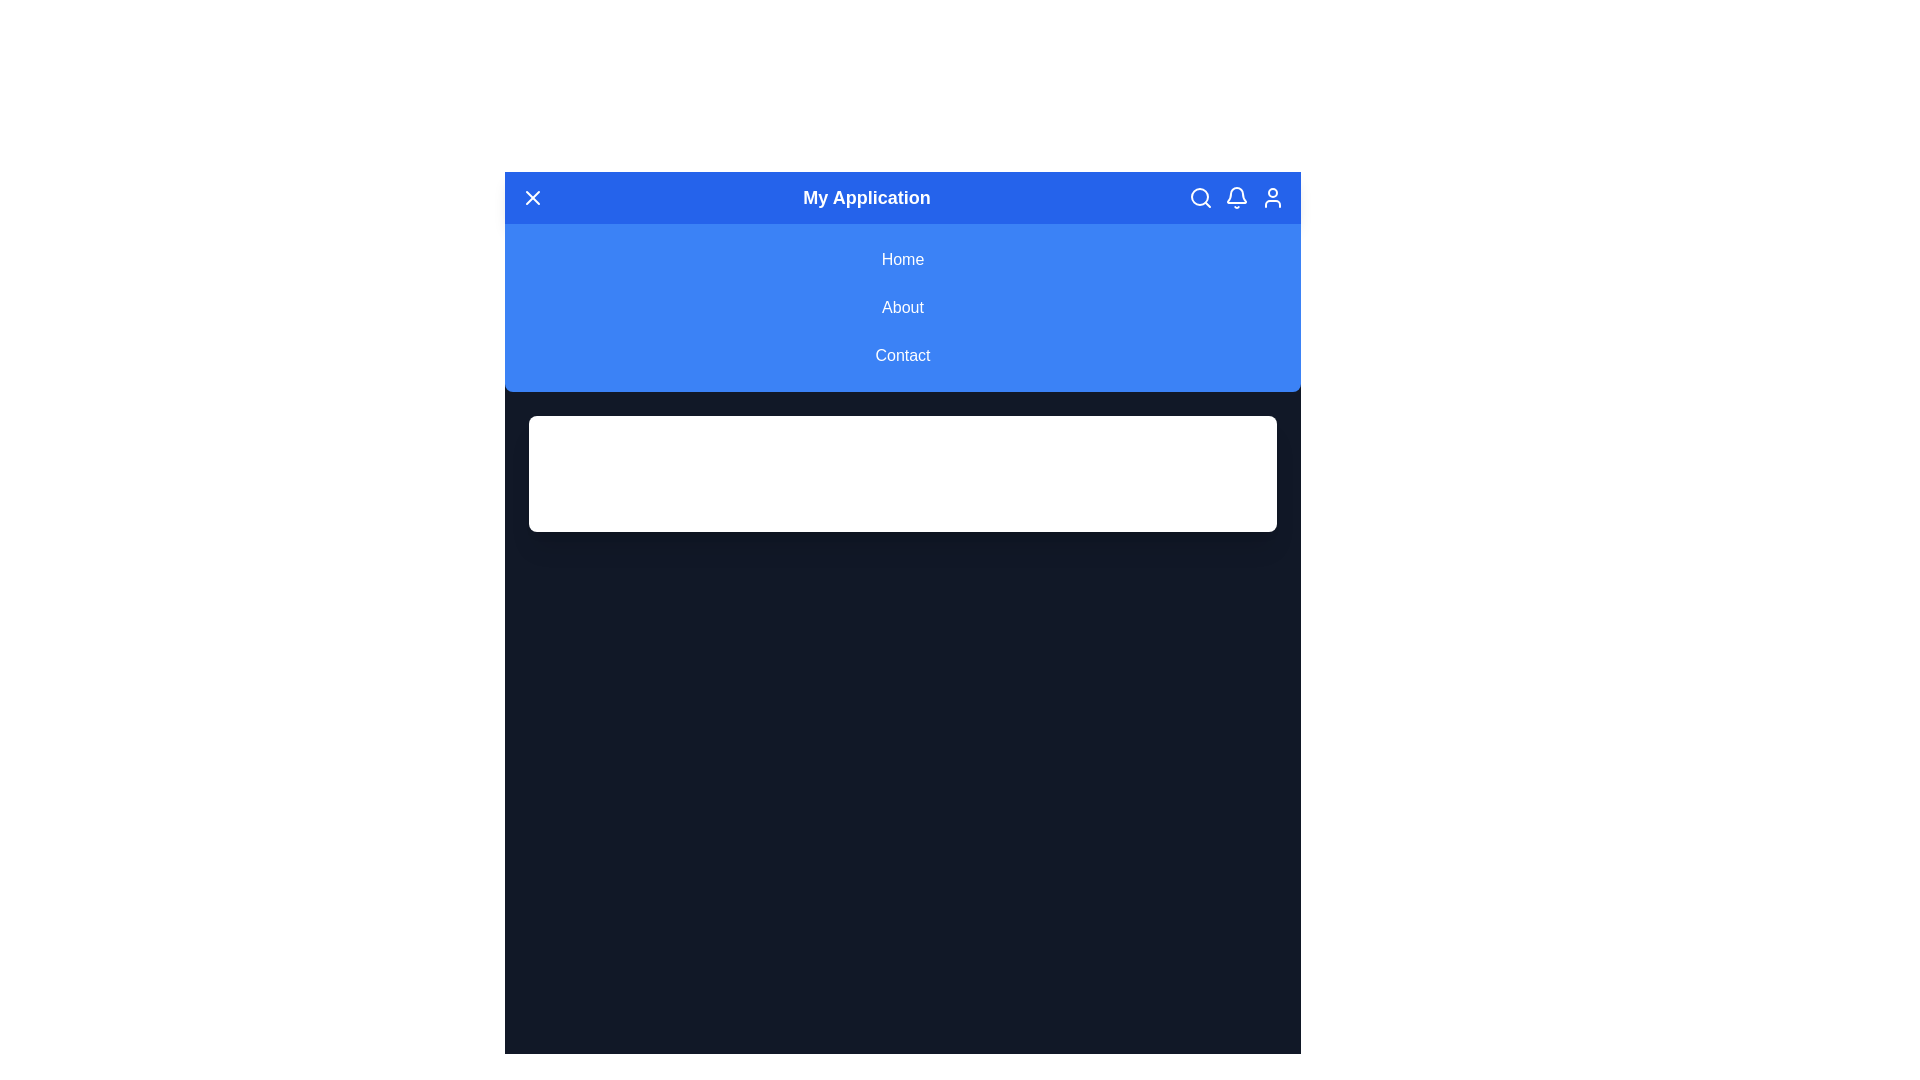 The image size is (1920, 1080). Describe the element at coordinates (1200, 197) in the screenshot. I see `the search icon in the header` at that location.